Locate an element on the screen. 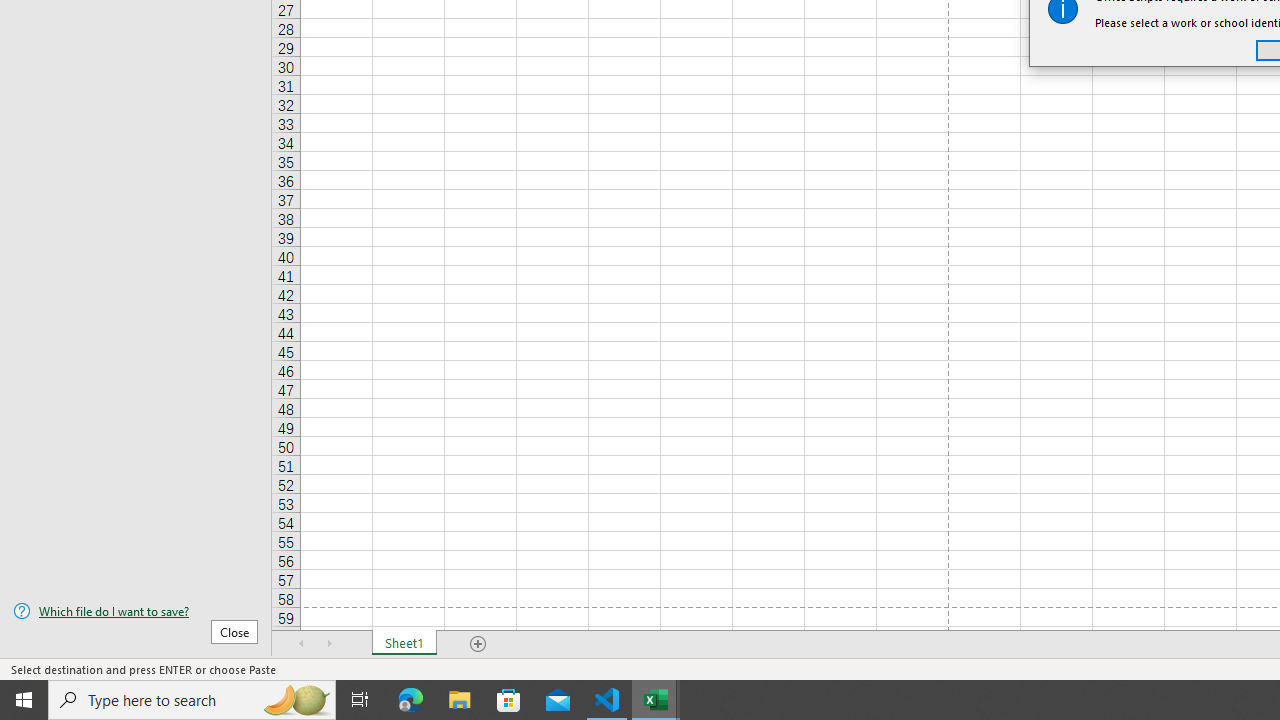 This screenshot has height=720, width=1280. 'Scroll Left' is located at coordinates (301, 644).